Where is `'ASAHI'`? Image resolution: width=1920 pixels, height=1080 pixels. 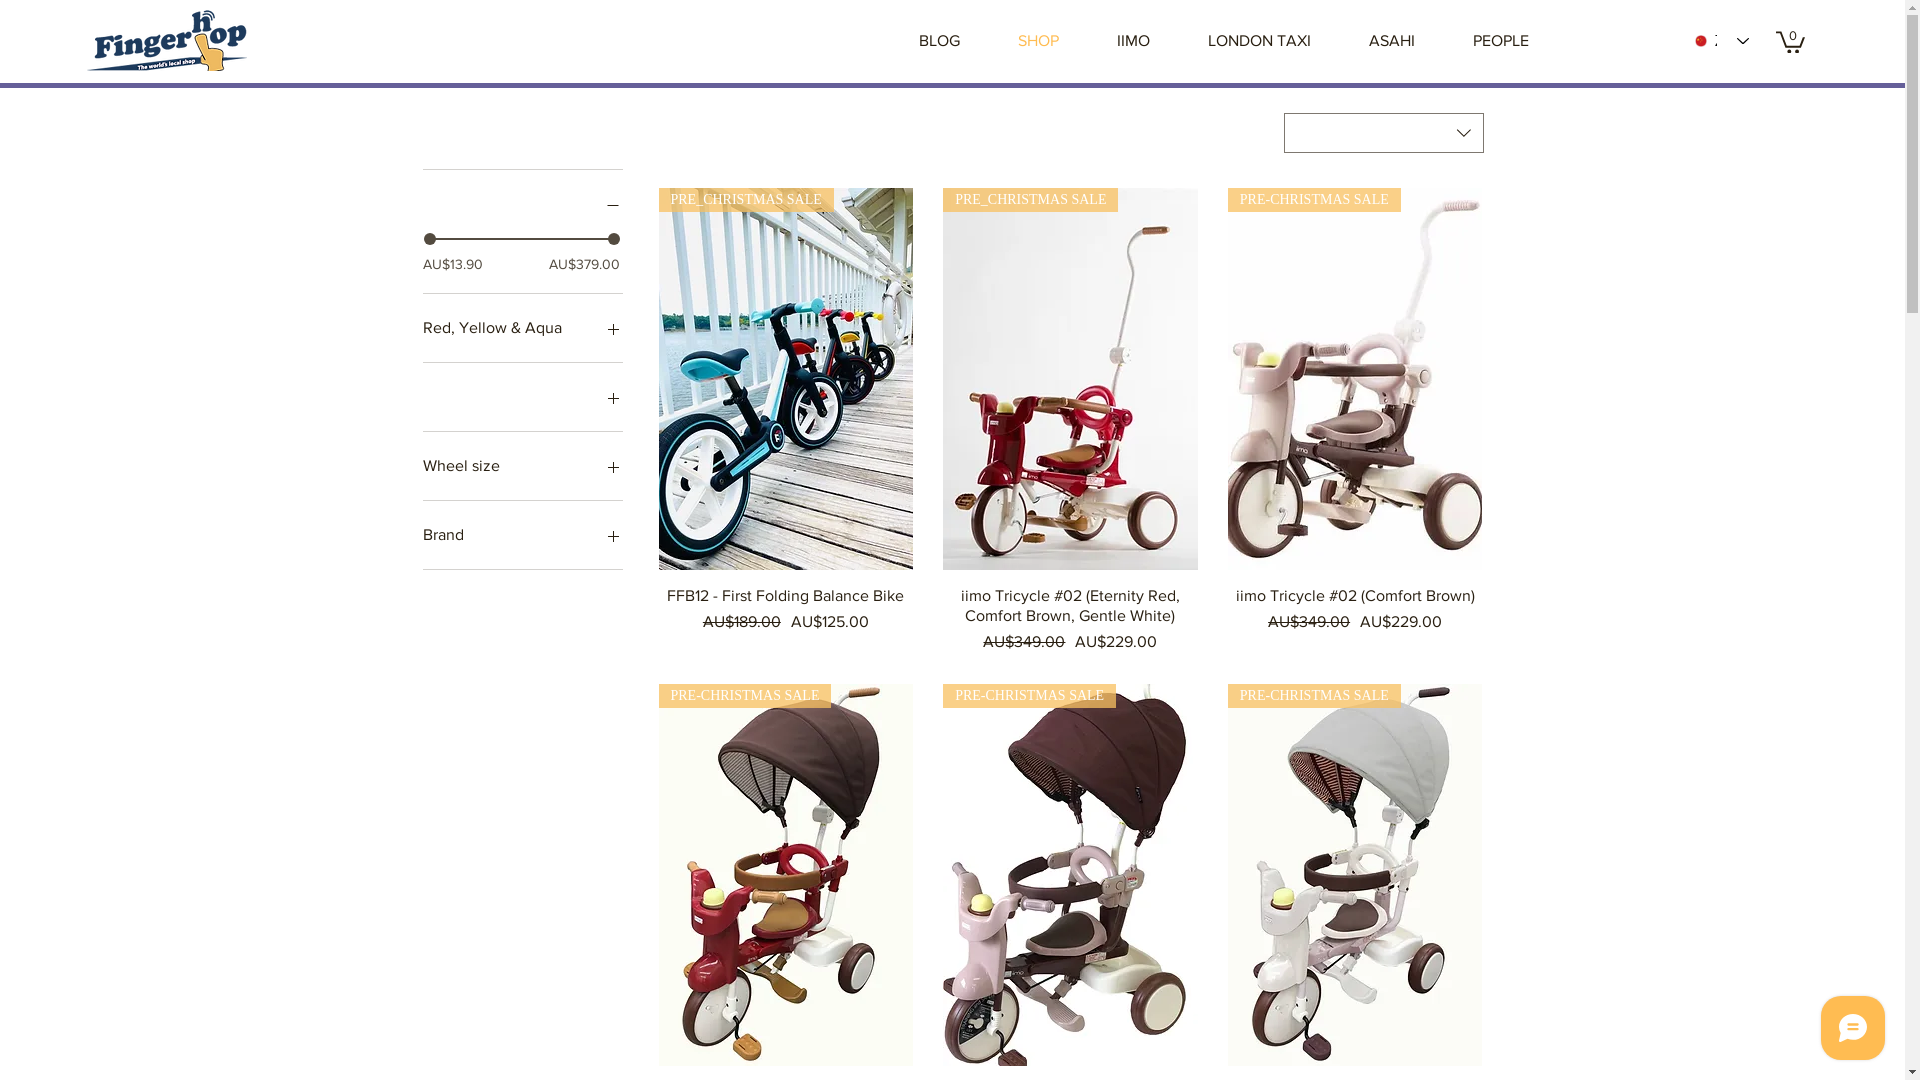
'ASAHI' is located at coordinates (1391, 41).